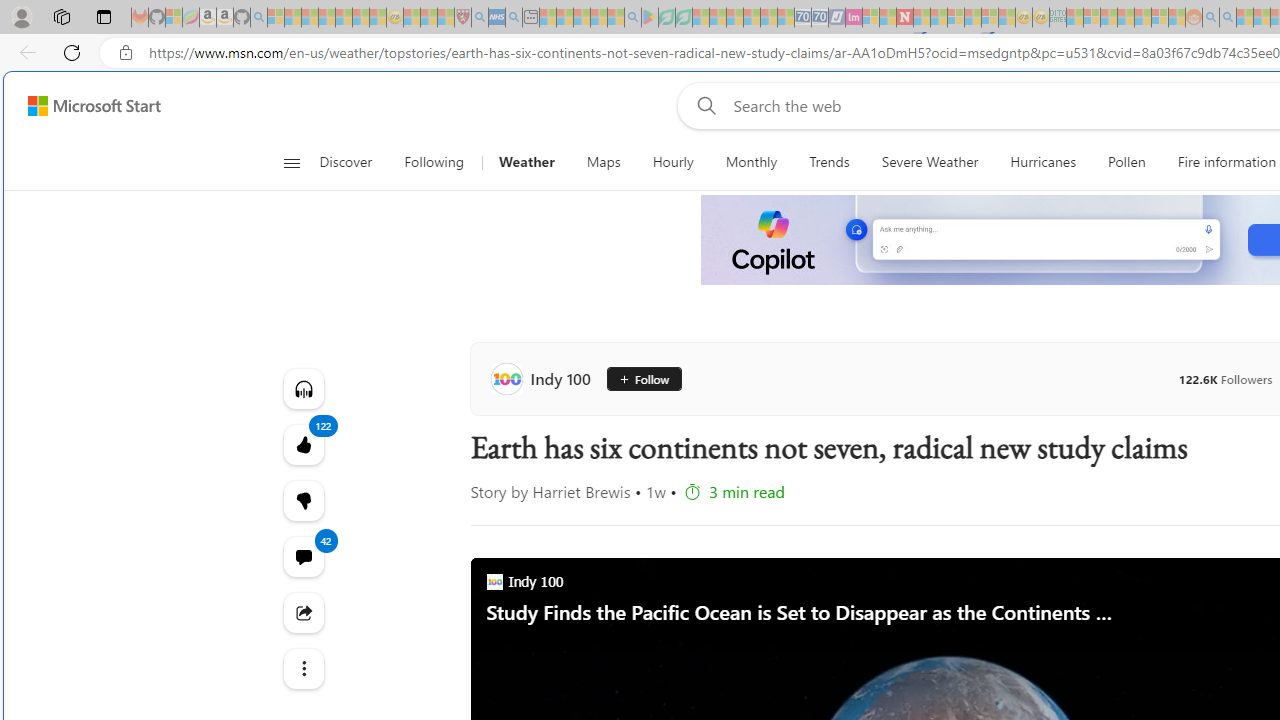 The image size is (1280, 720). What do you see at coordinates (1143, 17) in the screenshot?
I see `'Kinda Frugal - MSN - Sleeping'` at bounding box center [1143, 17].